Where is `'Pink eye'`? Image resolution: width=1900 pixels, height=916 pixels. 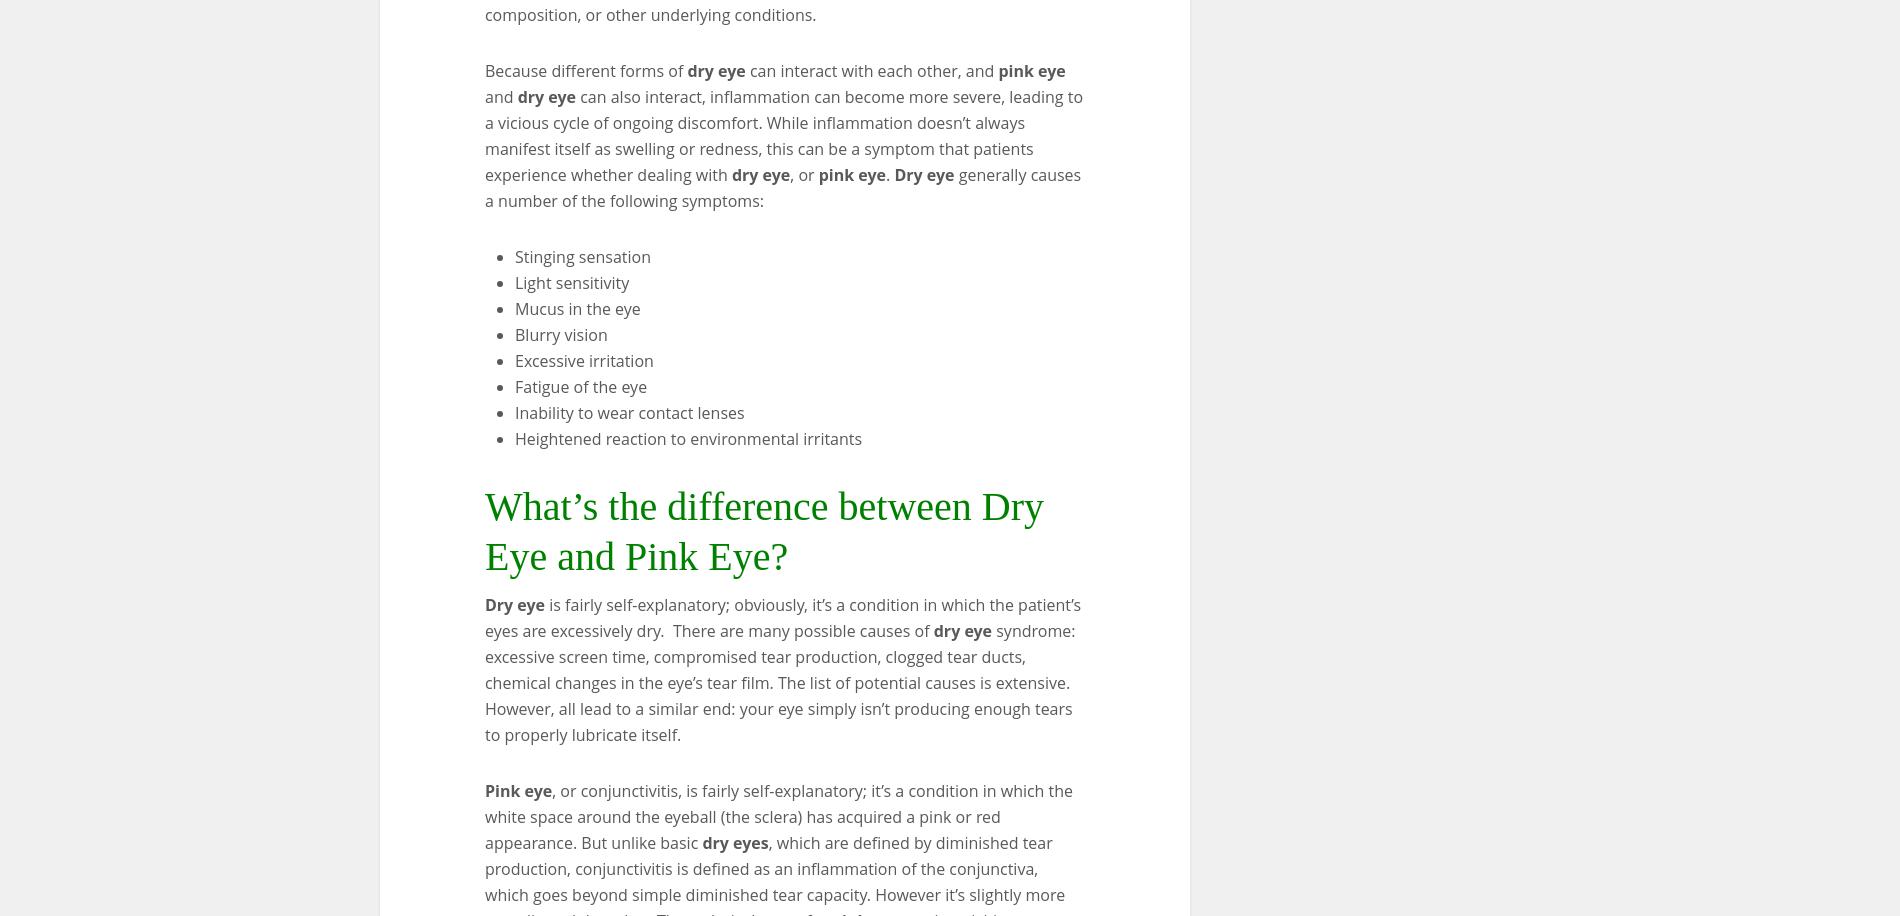
'Pink eye' is located at coordinates (485, 788).